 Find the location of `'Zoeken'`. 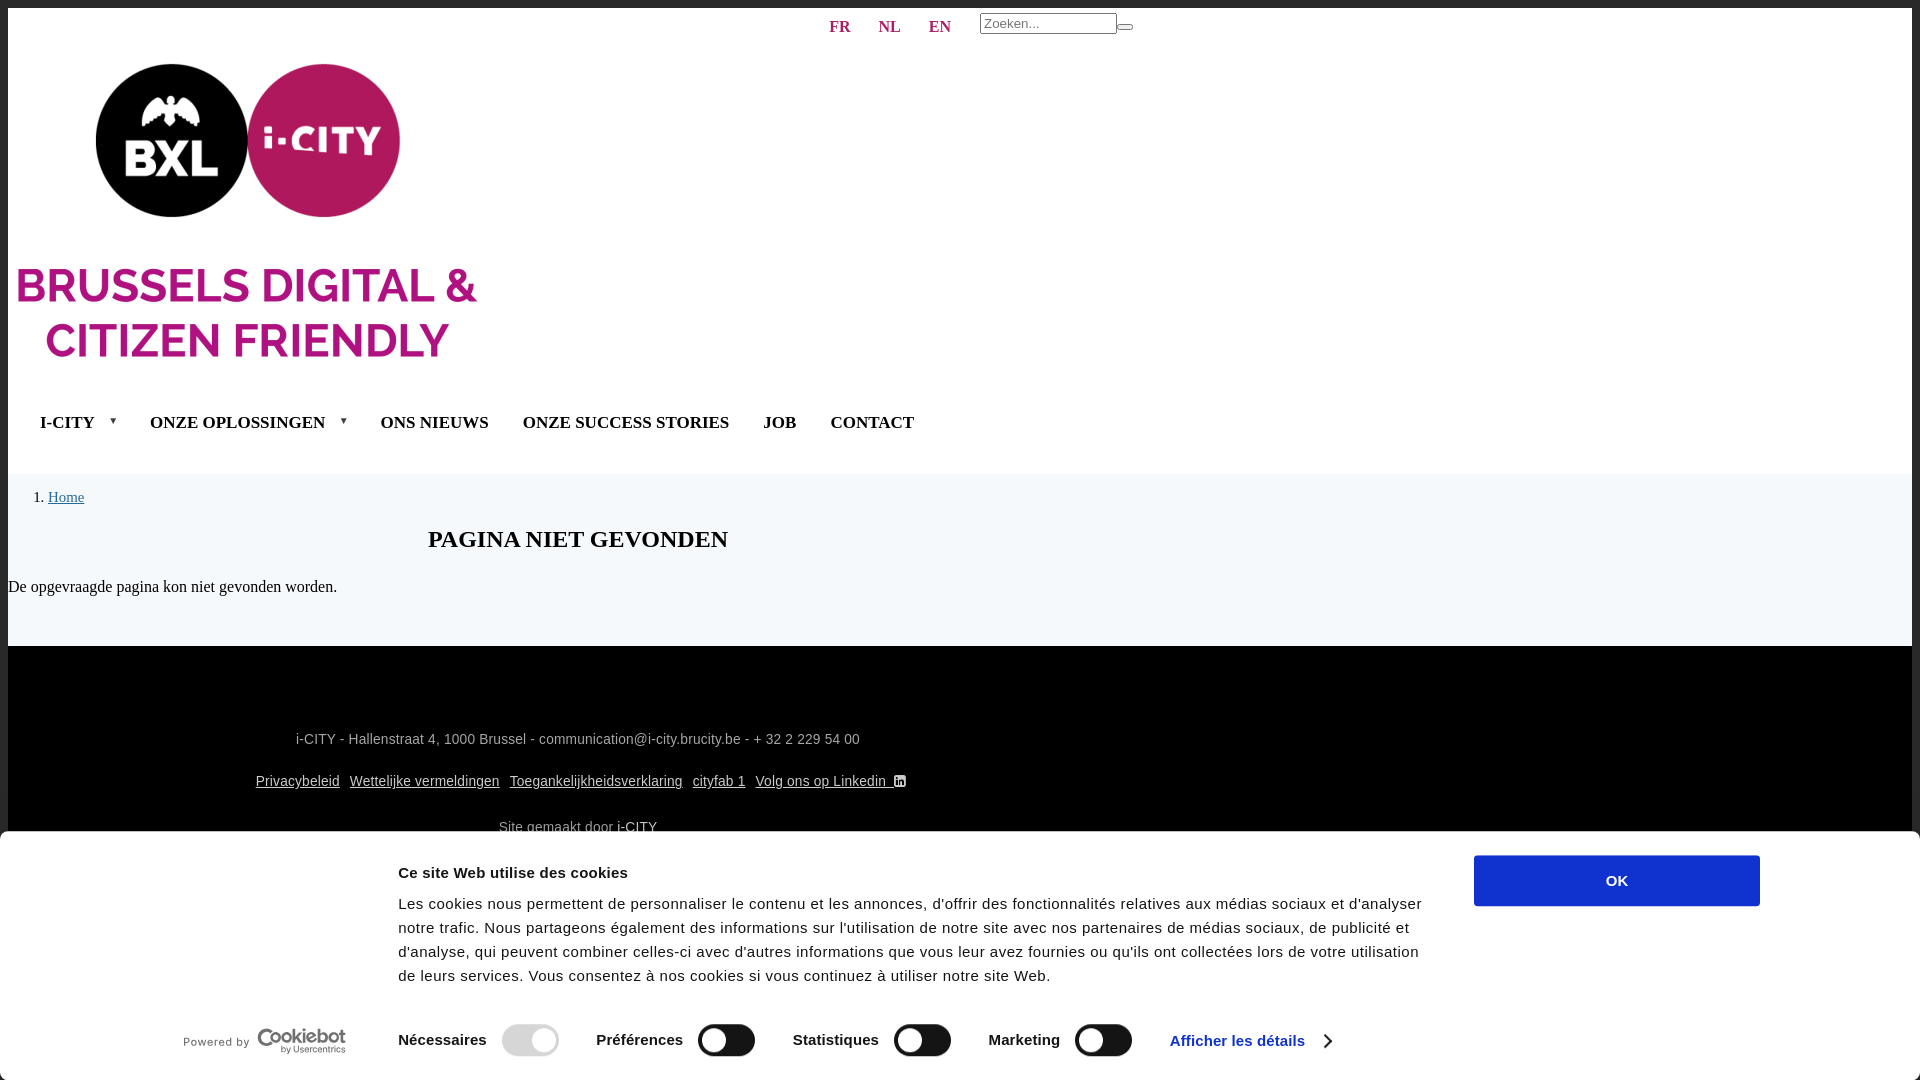

'Zoeken' is located at coordinates (1124, 27).